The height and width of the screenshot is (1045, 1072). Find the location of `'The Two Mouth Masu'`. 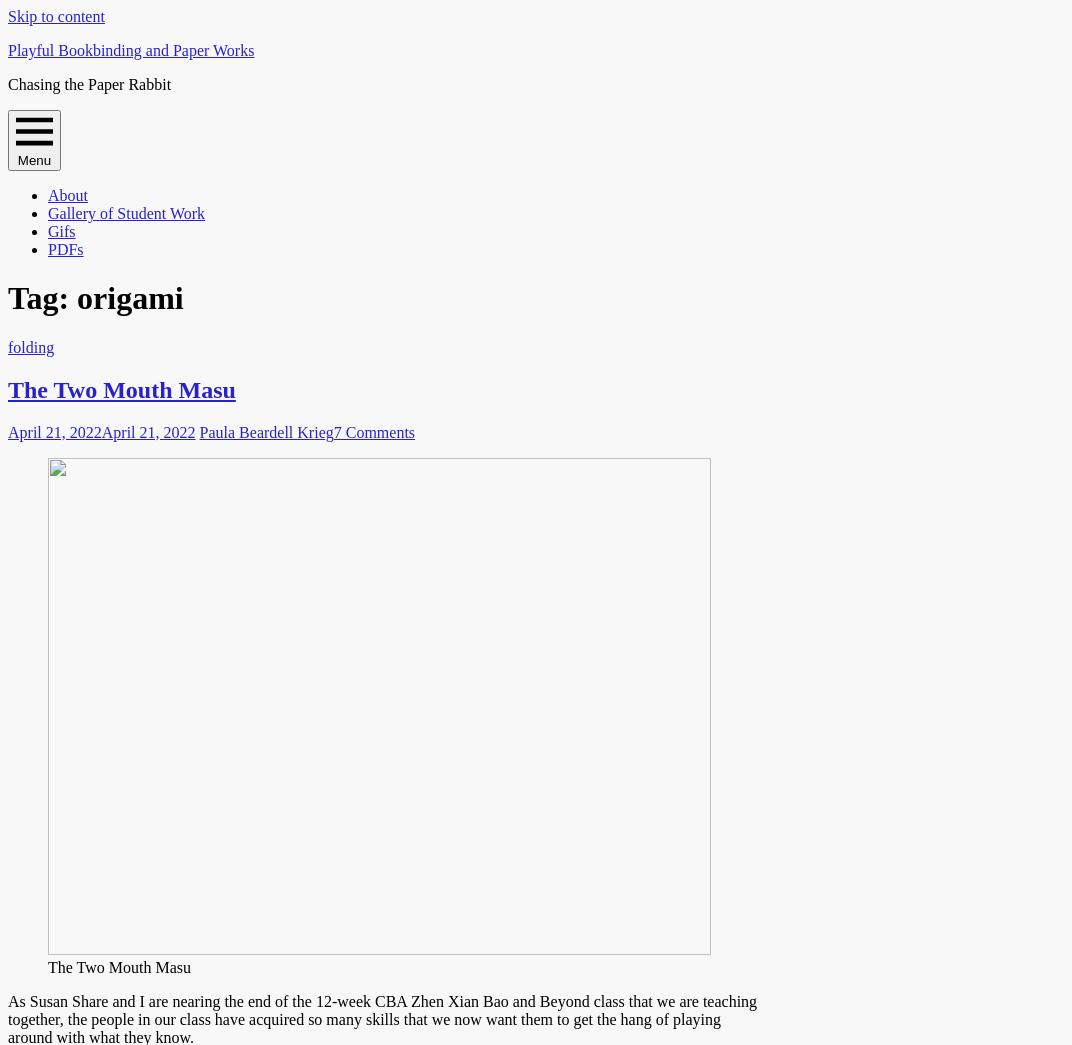

'The Two Mouth Masu' is located at coordinates (119, 965).